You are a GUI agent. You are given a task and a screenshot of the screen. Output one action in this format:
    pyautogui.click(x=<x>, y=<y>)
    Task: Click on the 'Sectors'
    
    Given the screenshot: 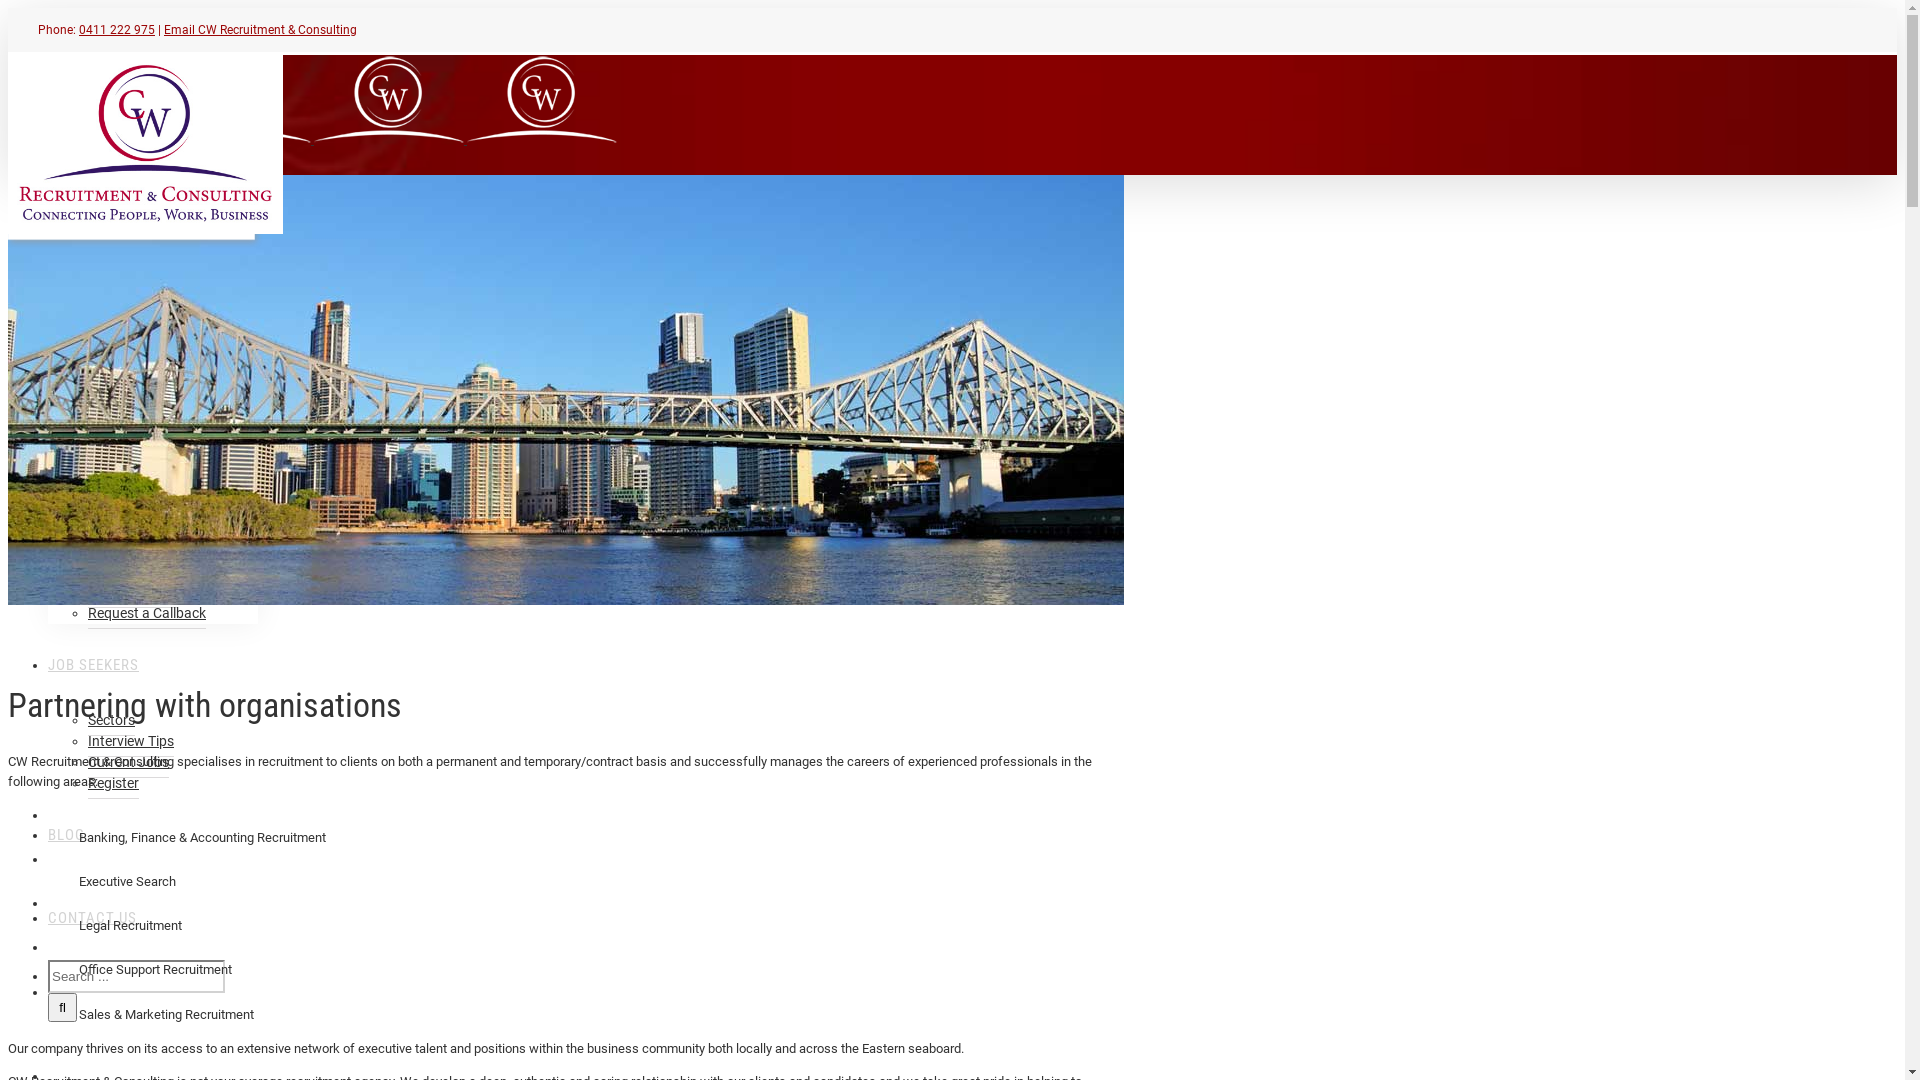 What is the action you would take?
    pyautogui.click(x=110, y=720)
    